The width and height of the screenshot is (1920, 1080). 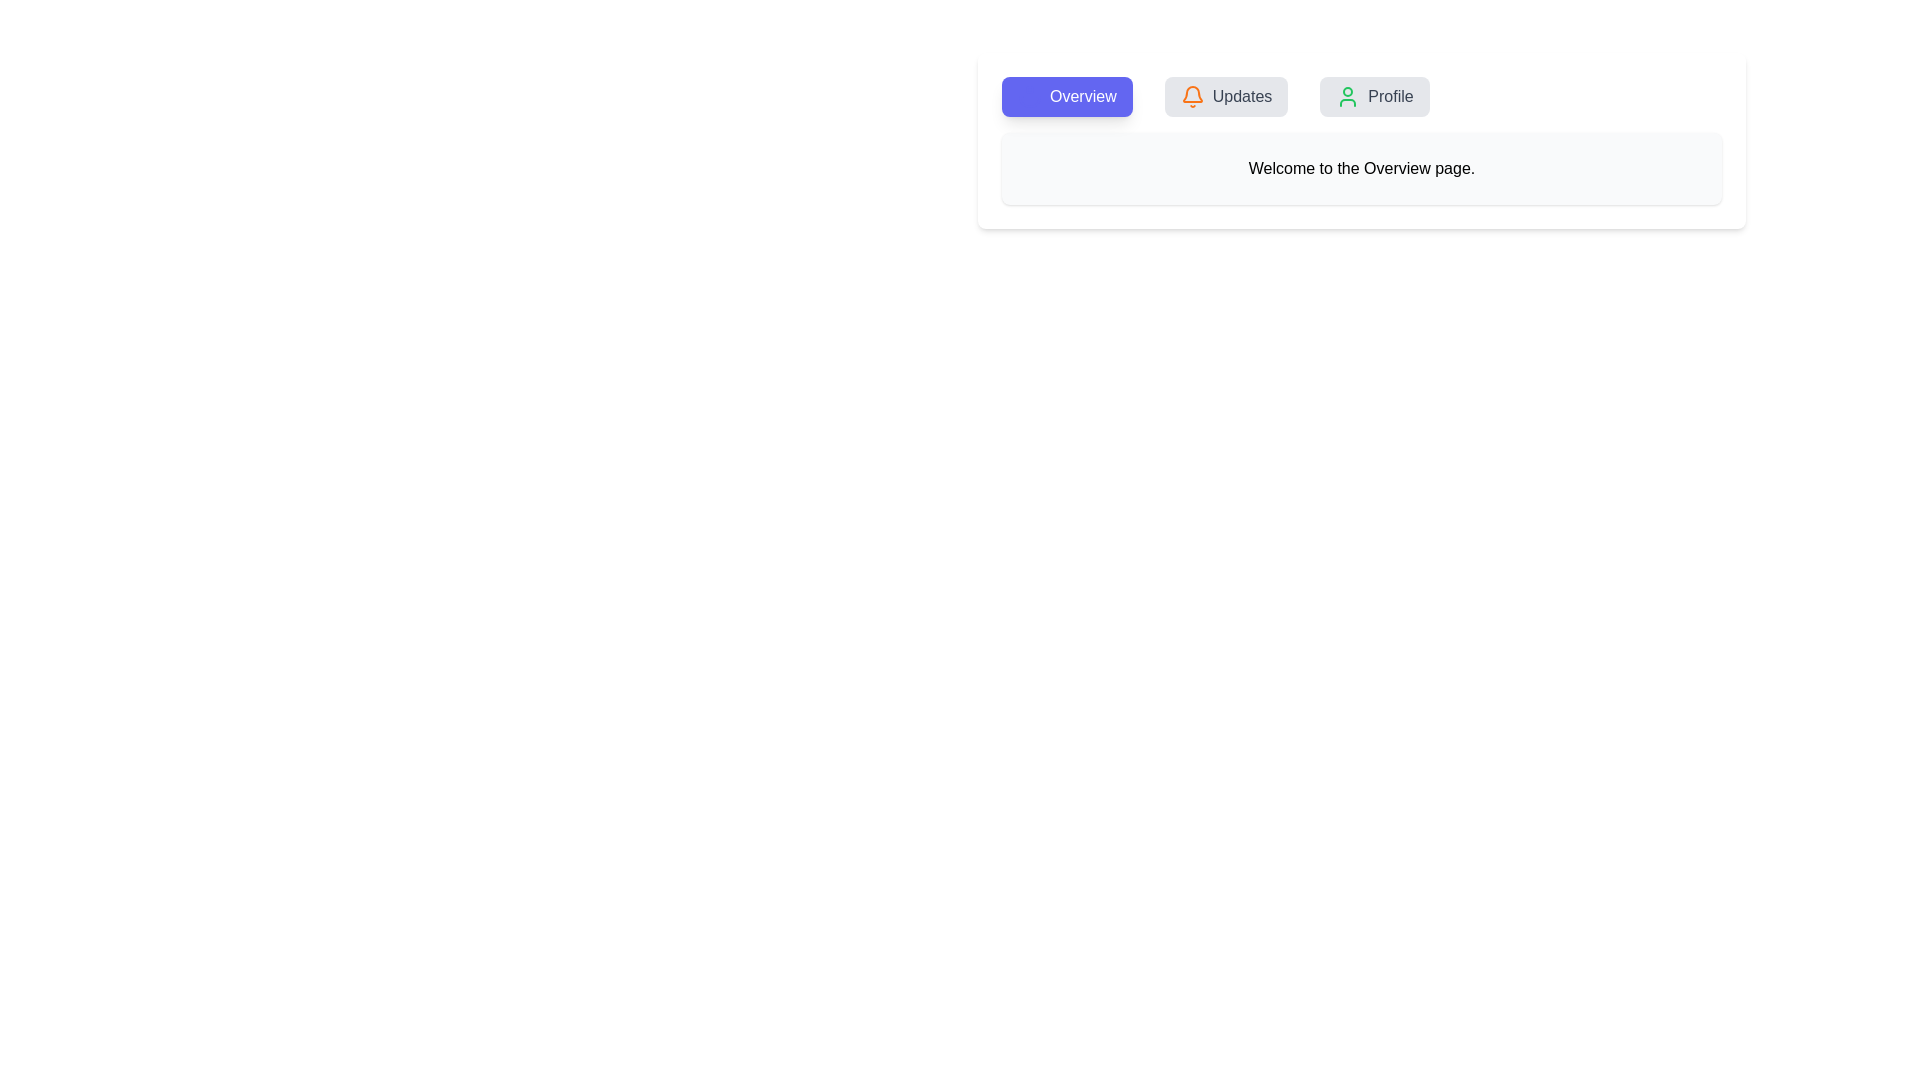 I want to click on the Overview tab by clicking on it, so click(x=1066, y=96).